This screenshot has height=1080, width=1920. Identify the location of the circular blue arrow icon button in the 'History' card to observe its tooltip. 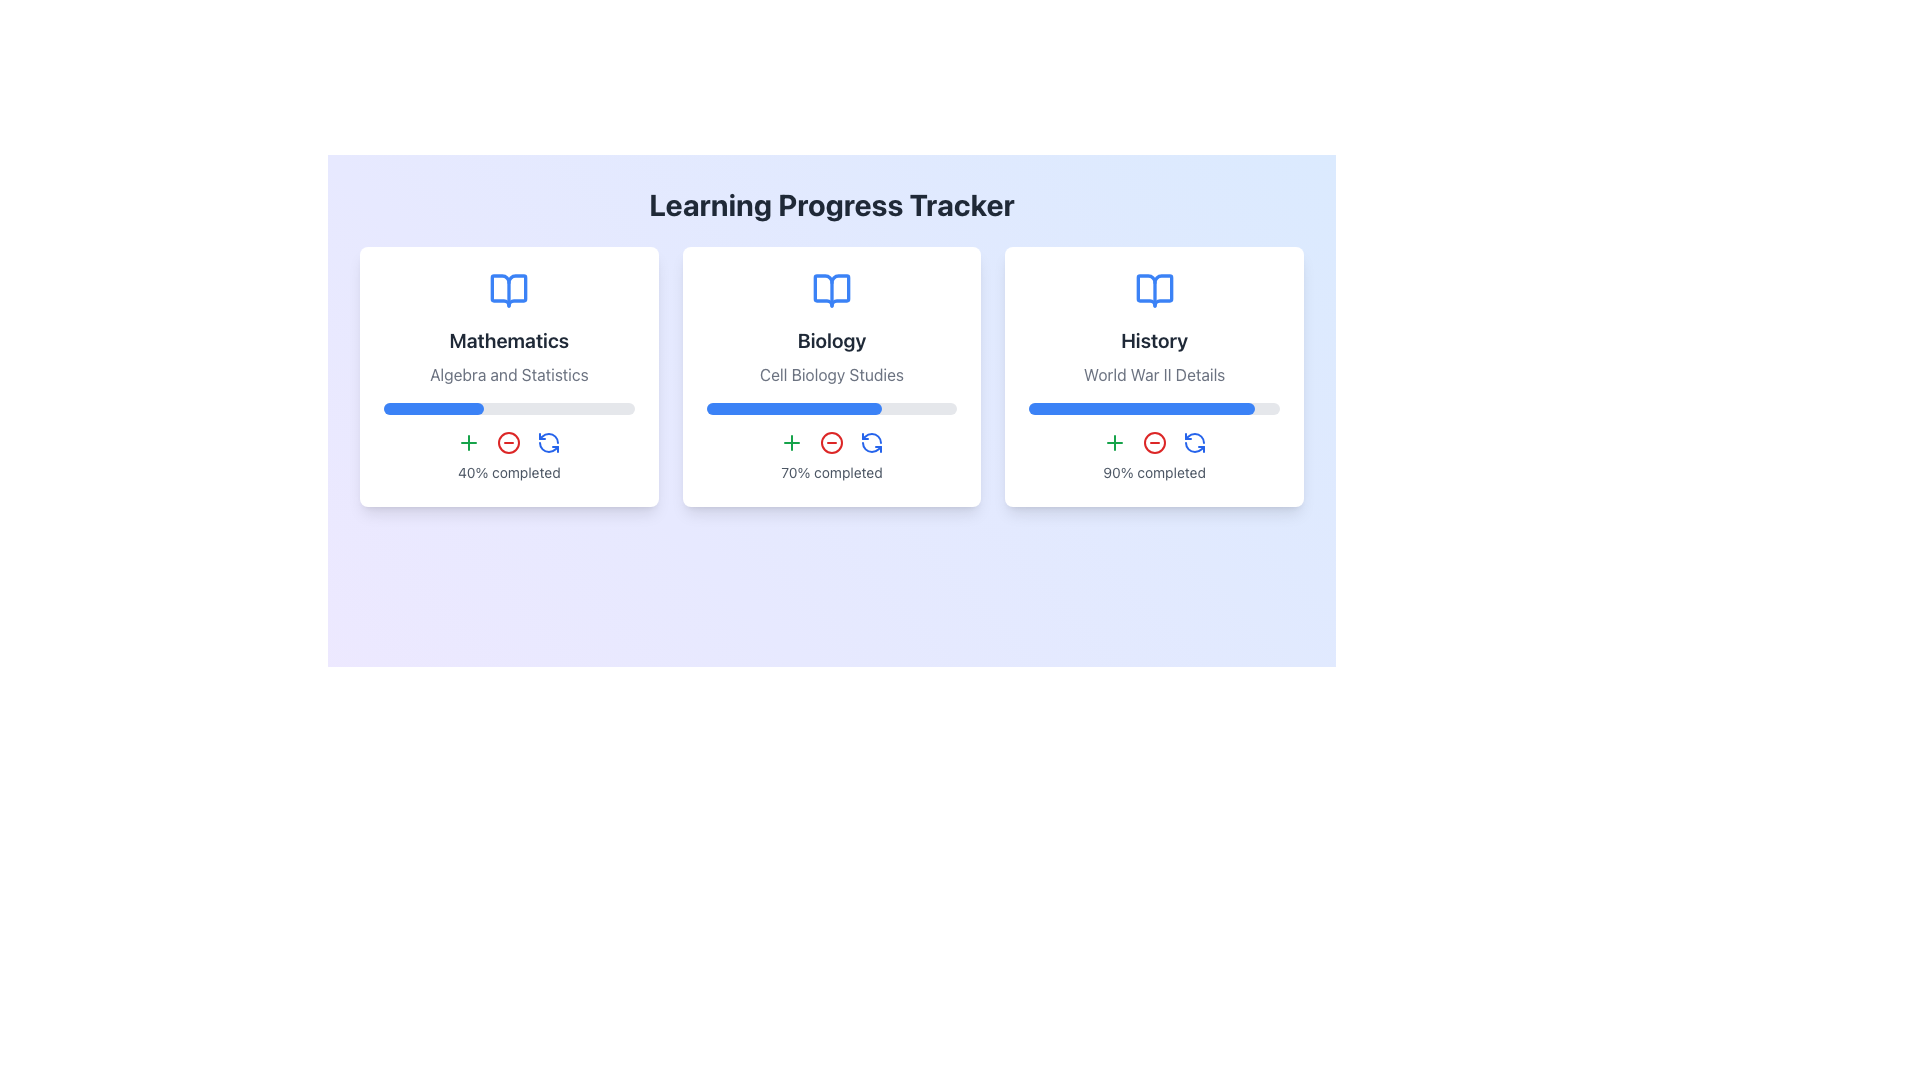
(1194, 442).